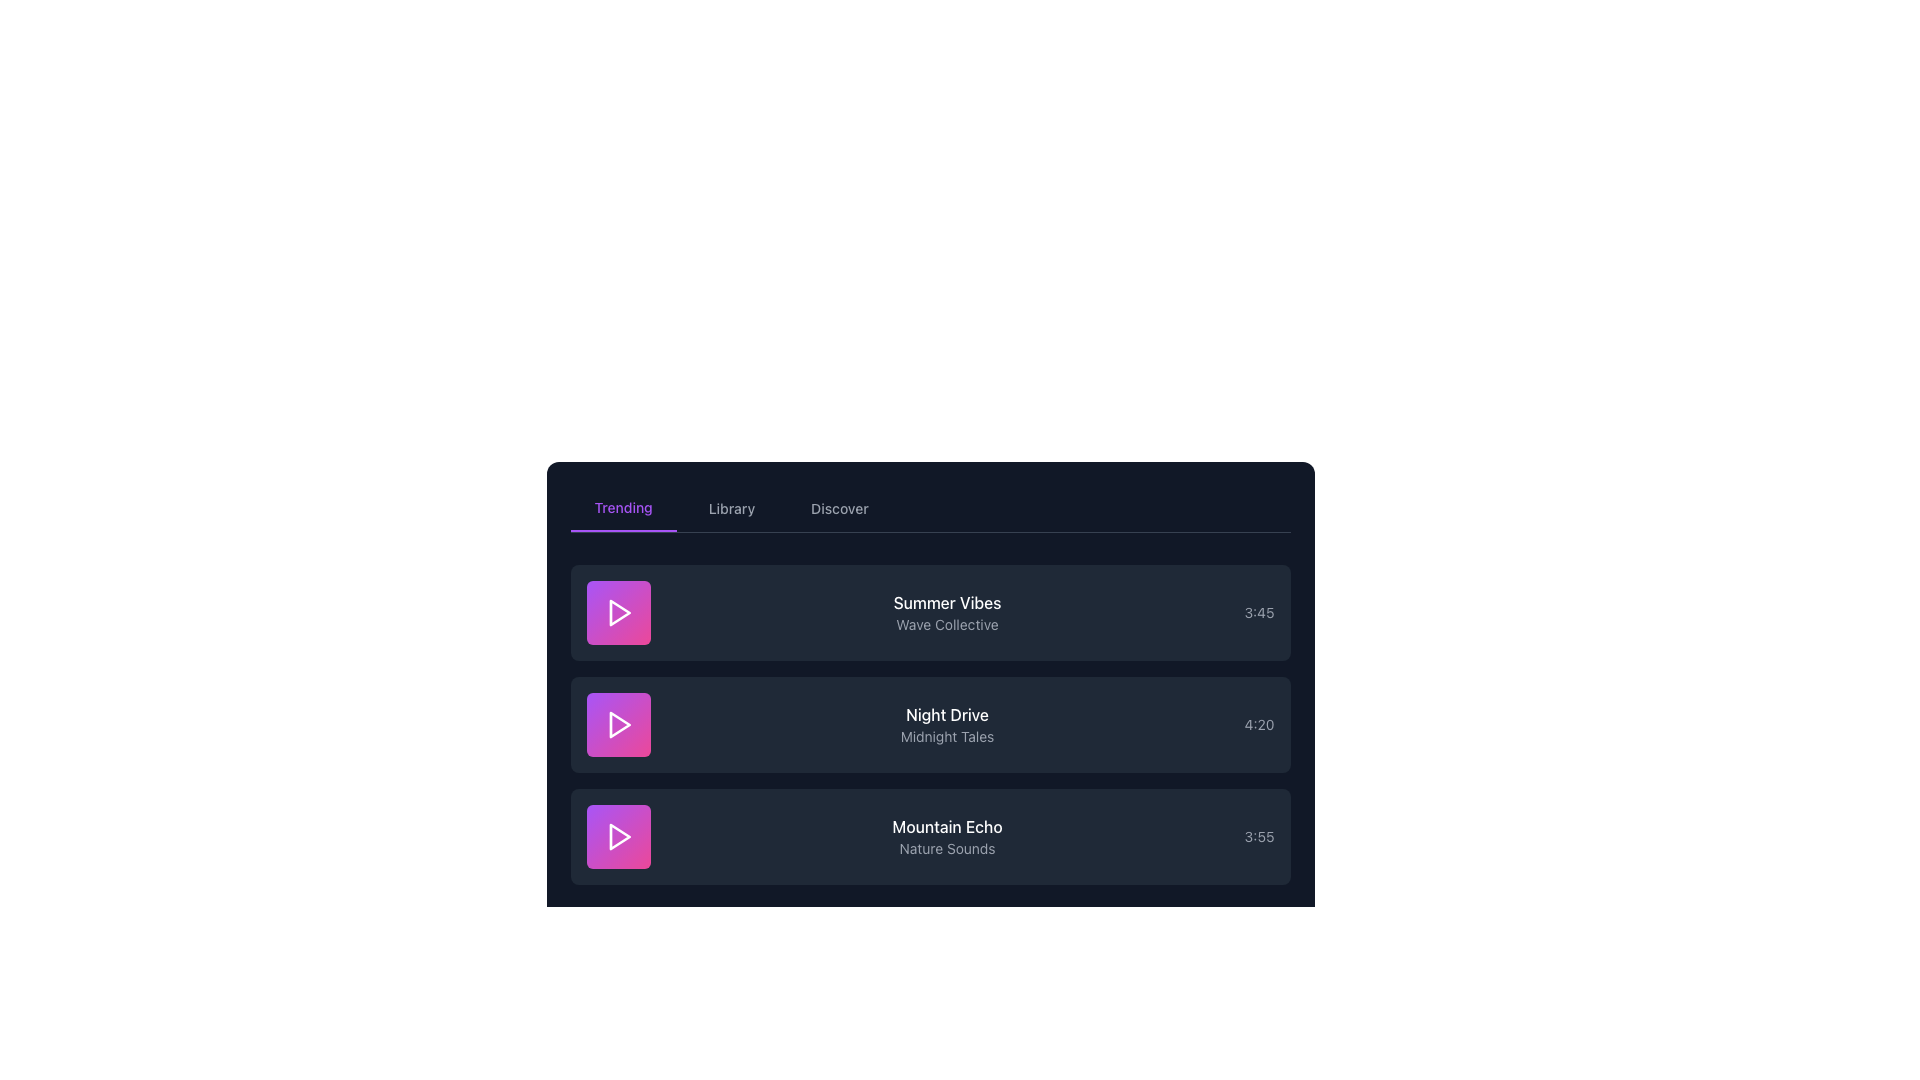 This screenshot has height=1080, width=1920. Describe the element at coordinates (617, 837) in the screenshot. I see `the audio play button located at the leftmost side of the third row, which includes the text elements 'Mountain Echo', 'Nature Sounds', and the duration '3:55'` at that location.